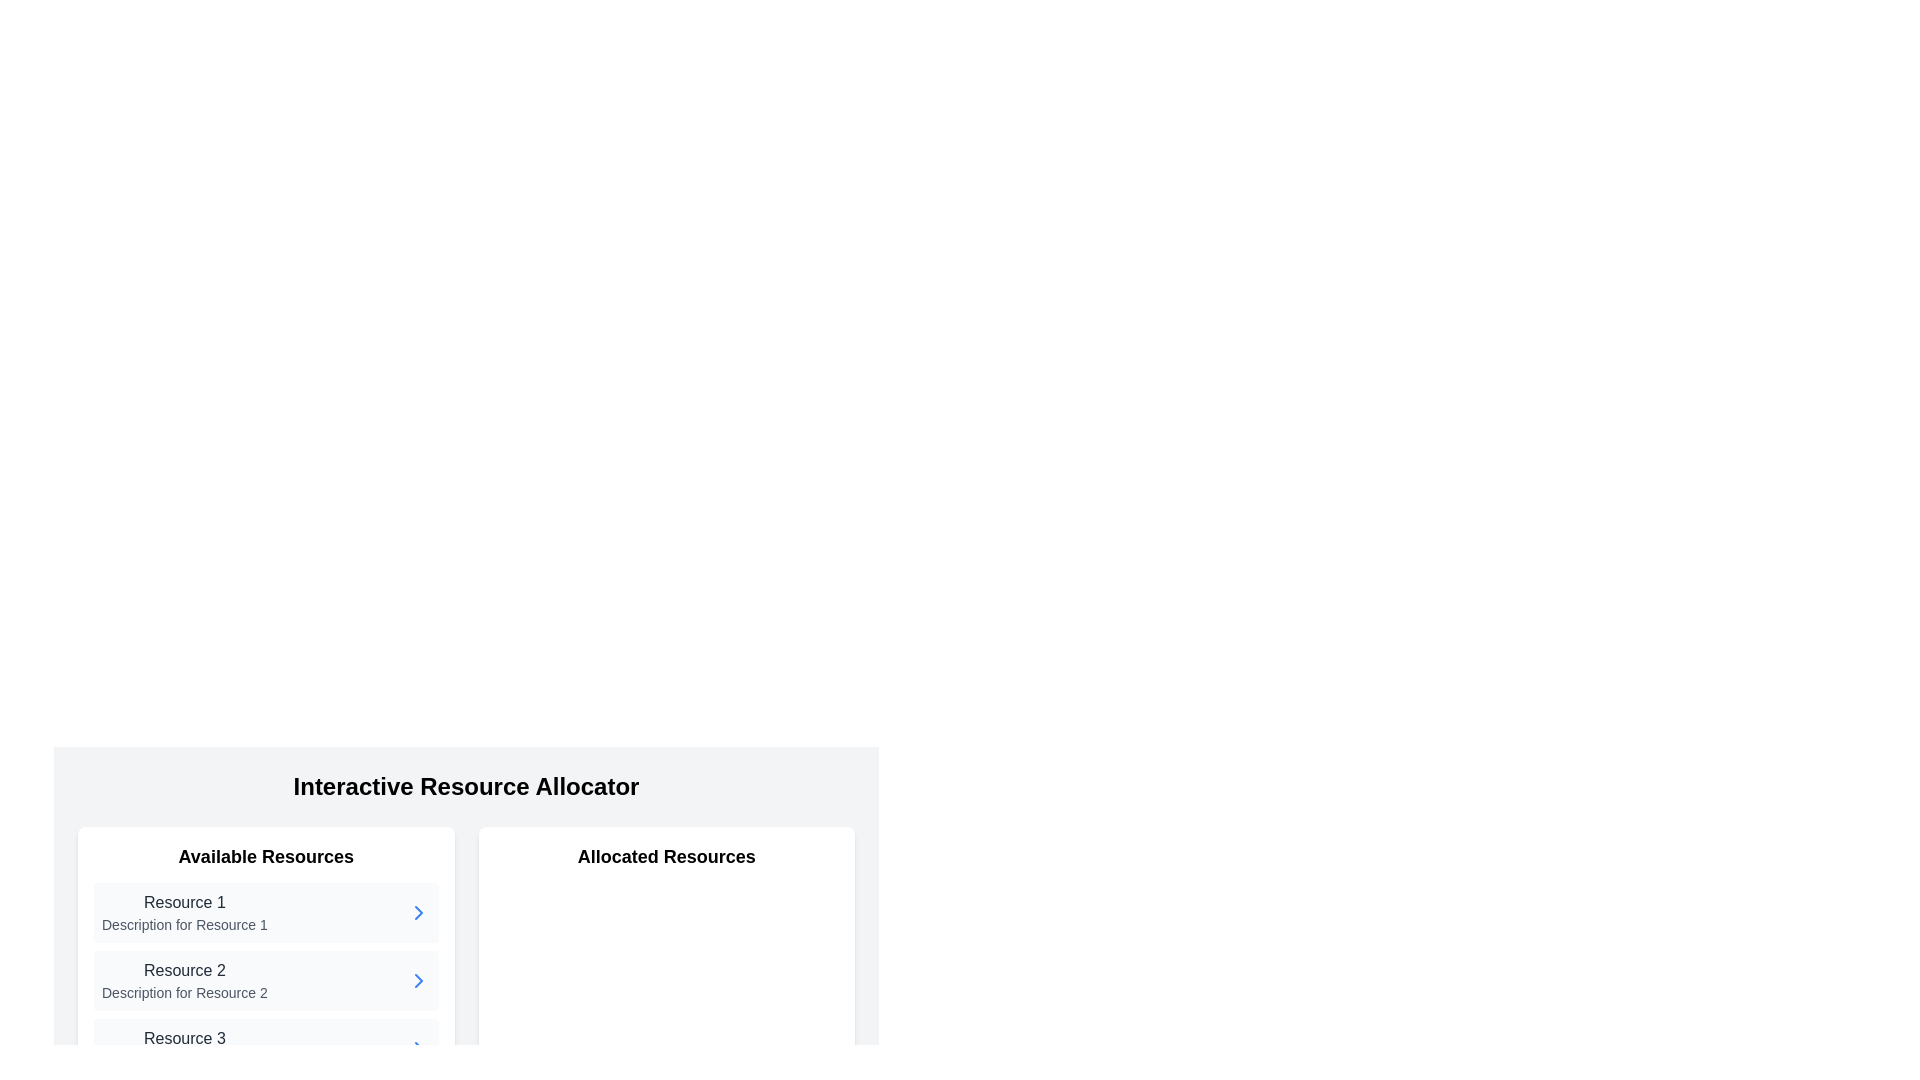 This screenshot has width=1920, height=1080. What do you see at coordinates (265, 1048) in the screenshot?
I see `the list item displaying 'Resource 3'` at bounding box center [265, 1048].